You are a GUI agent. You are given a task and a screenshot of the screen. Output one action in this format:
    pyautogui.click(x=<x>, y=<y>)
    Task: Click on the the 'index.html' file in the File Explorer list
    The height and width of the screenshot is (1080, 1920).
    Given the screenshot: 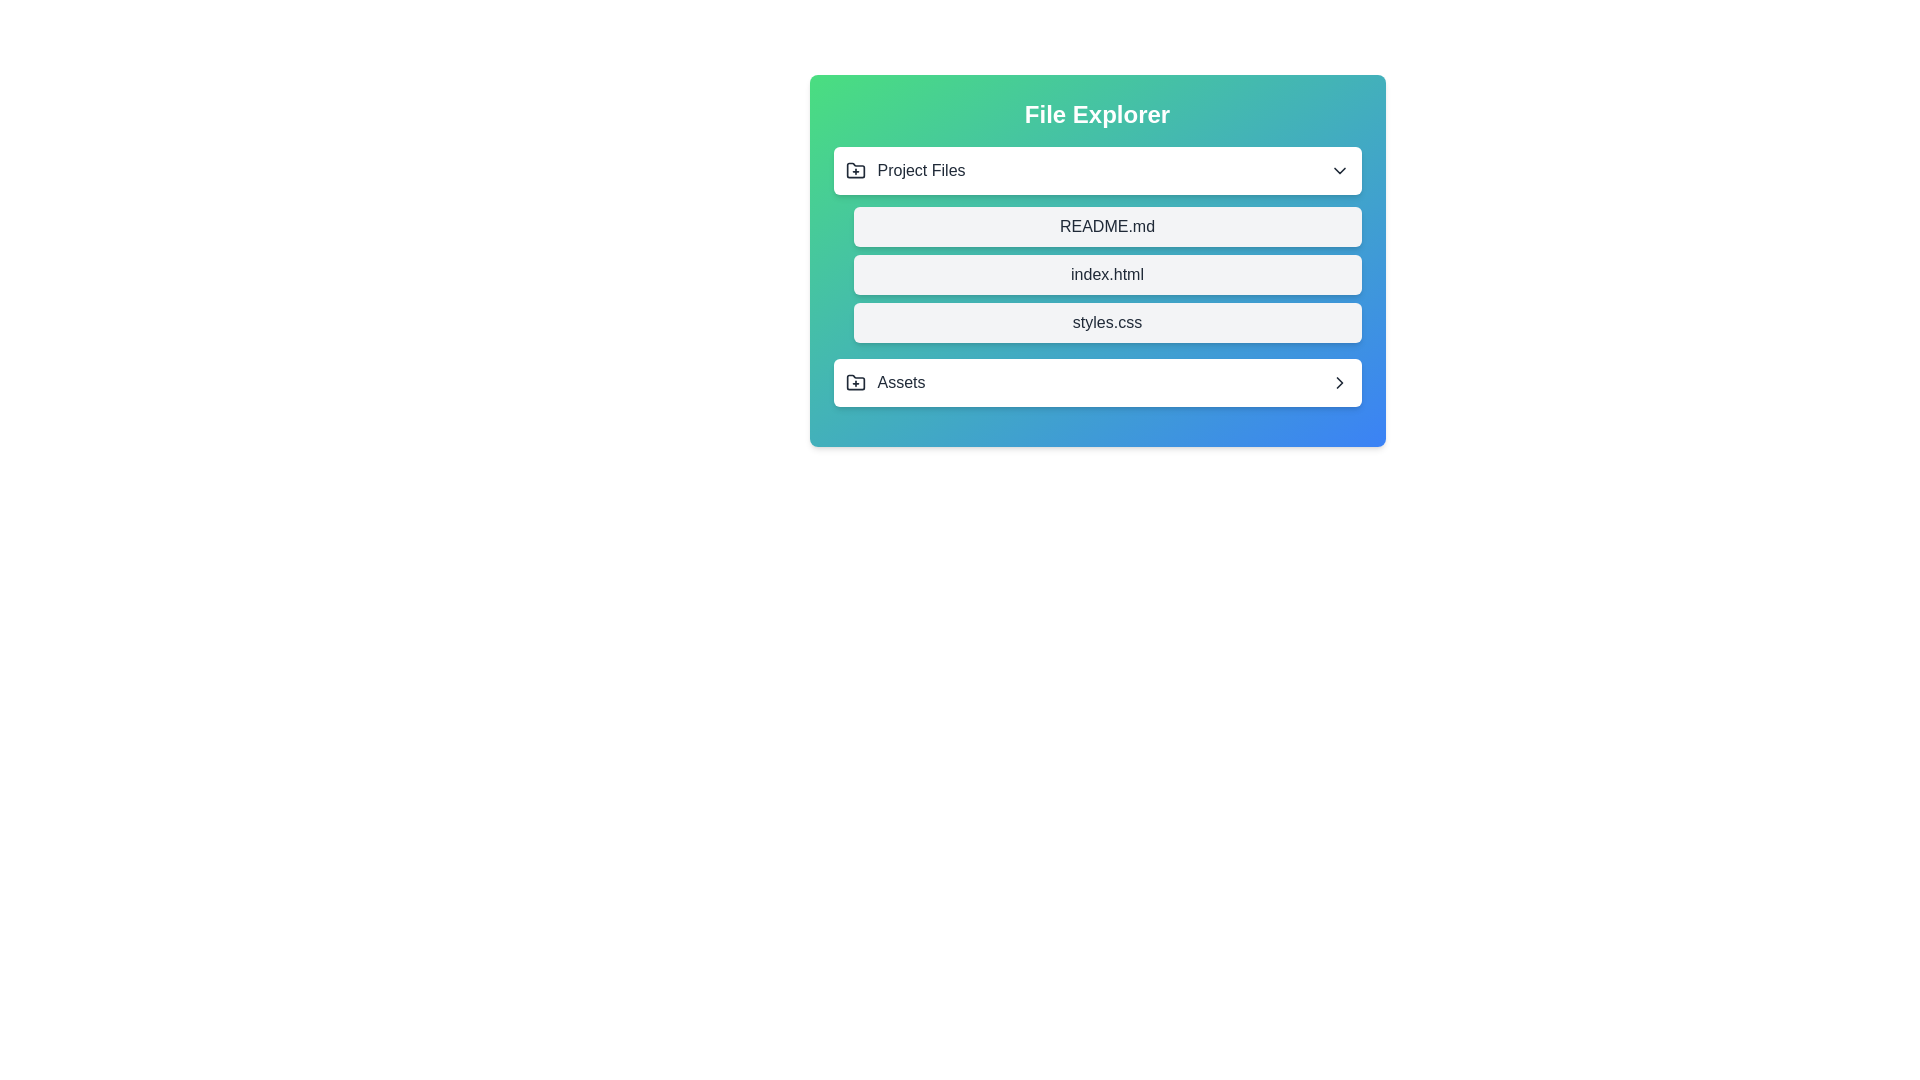 What is the action you would take?
    pyautogui.click(x=1096, y=260)
    